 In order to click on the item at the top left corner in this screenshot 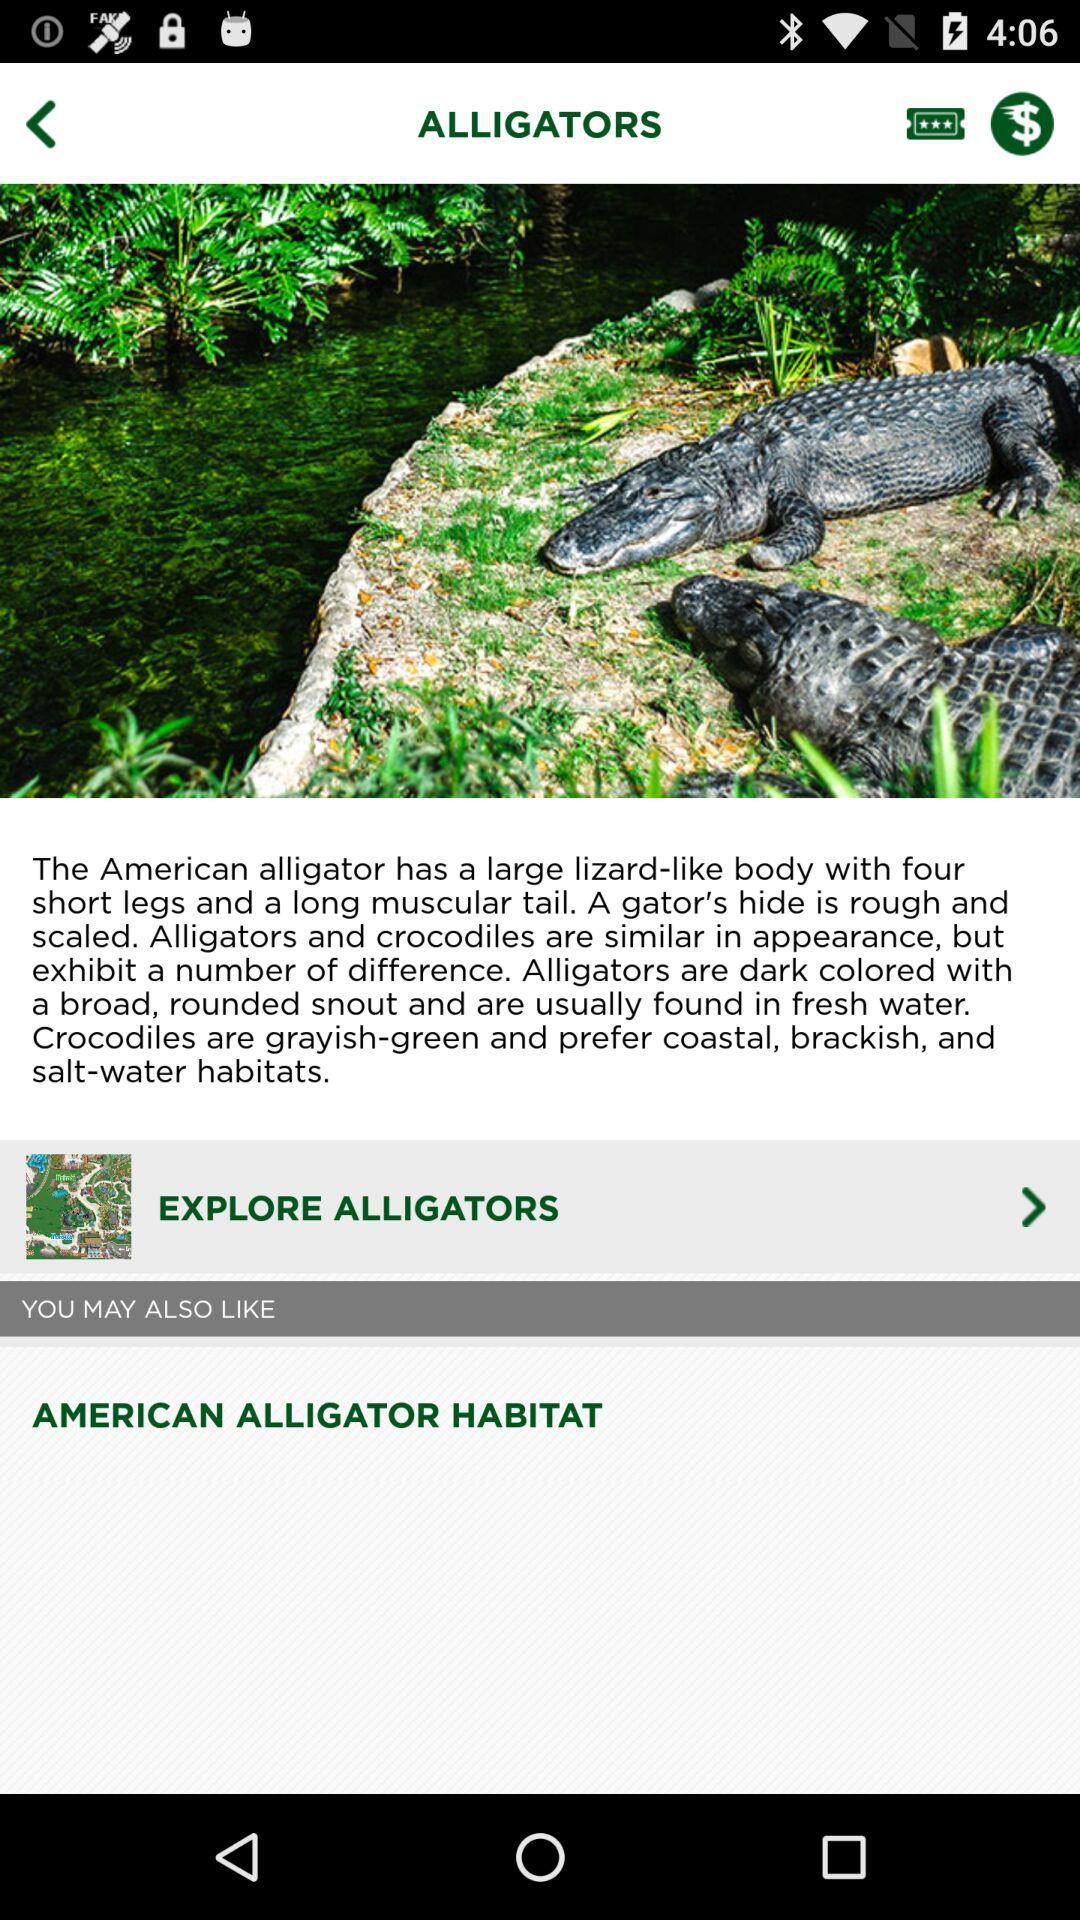, I will do `click(54, 122)`.